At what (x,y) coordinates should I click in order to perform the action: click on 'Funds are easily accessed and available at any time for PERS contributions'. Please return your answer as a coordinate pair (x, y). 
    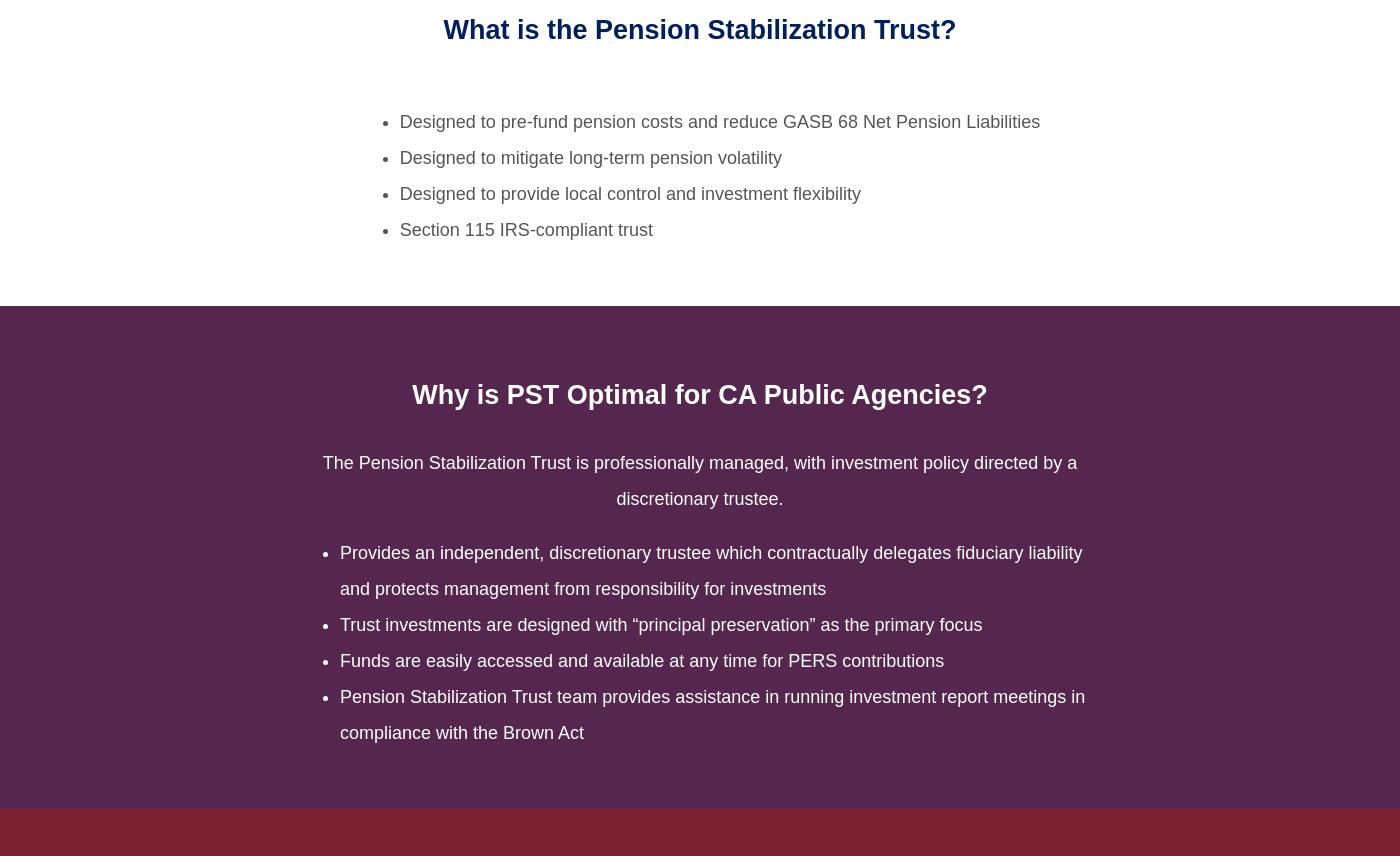
    Looking at the image, I should click on (642, 659).